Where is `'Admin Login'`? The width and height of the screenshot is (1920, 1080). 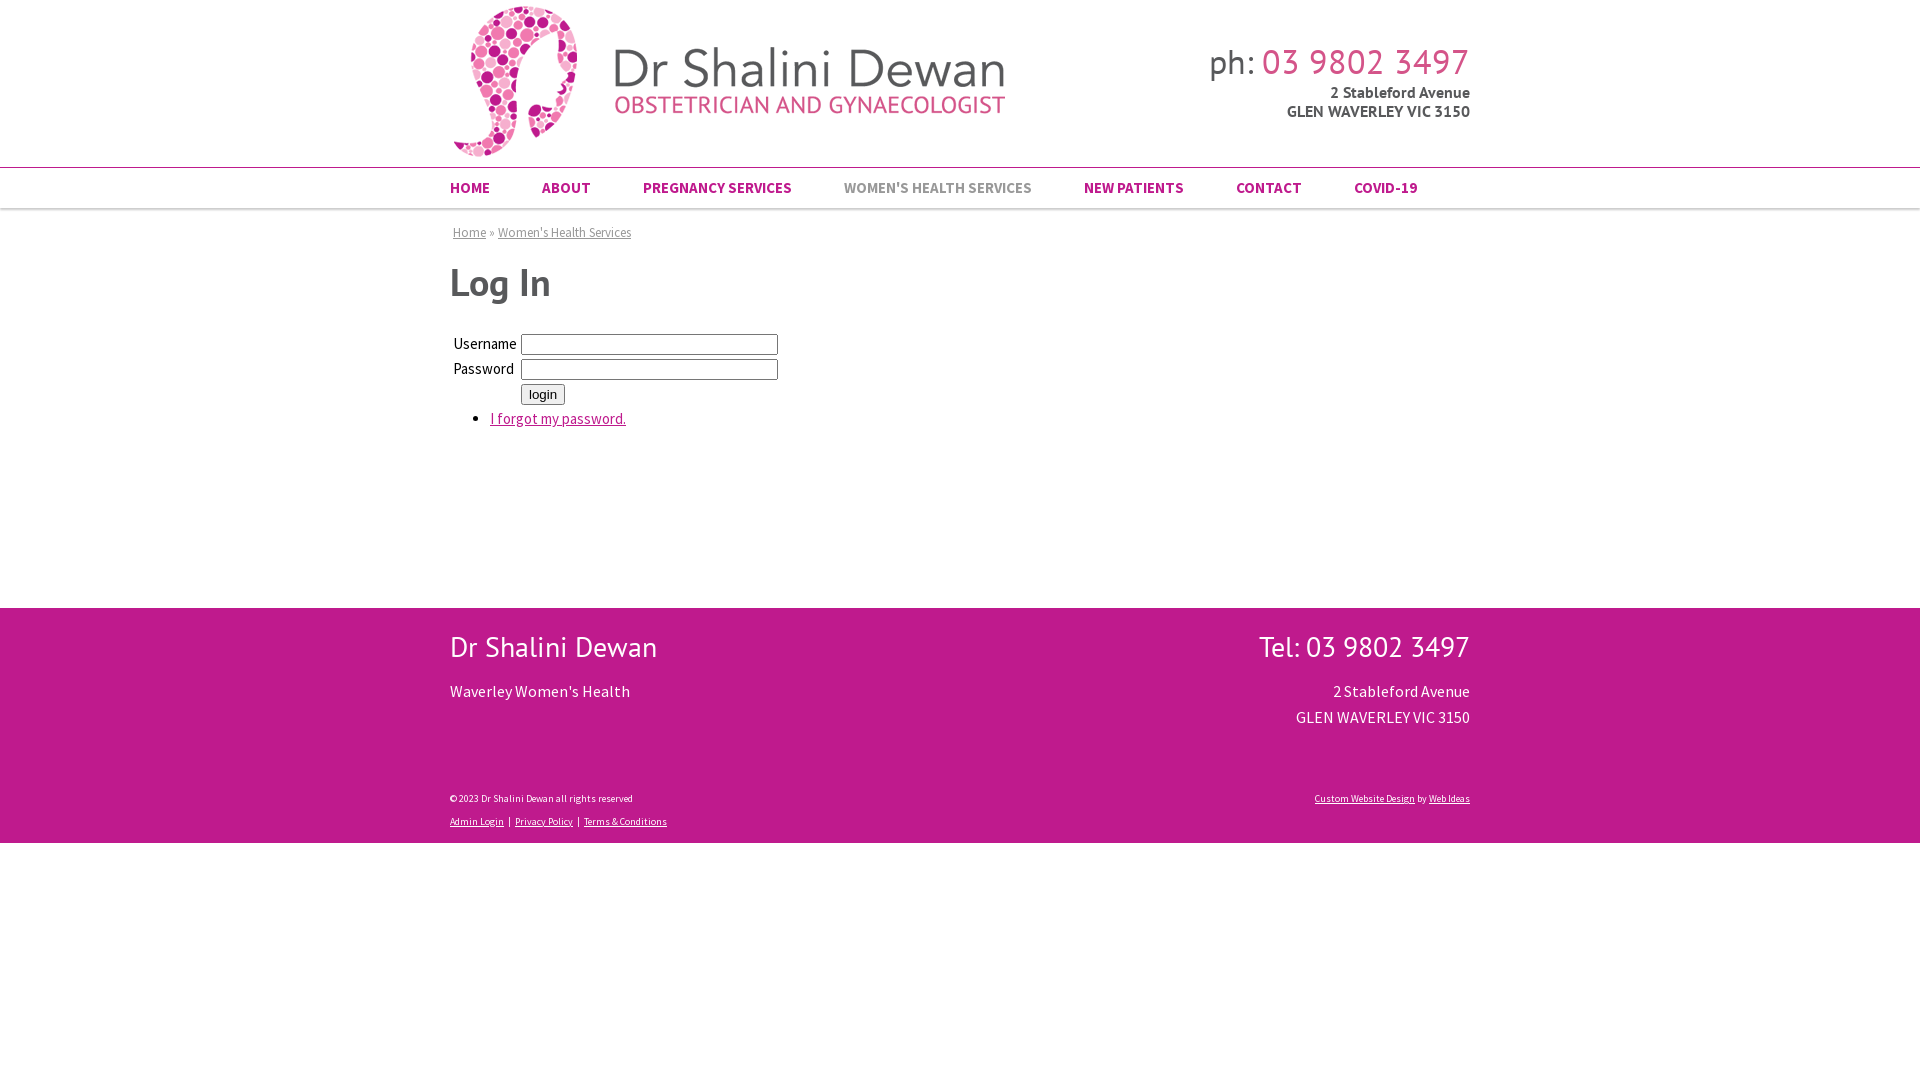 'Admin Login' is located at coordinates (475, 821).